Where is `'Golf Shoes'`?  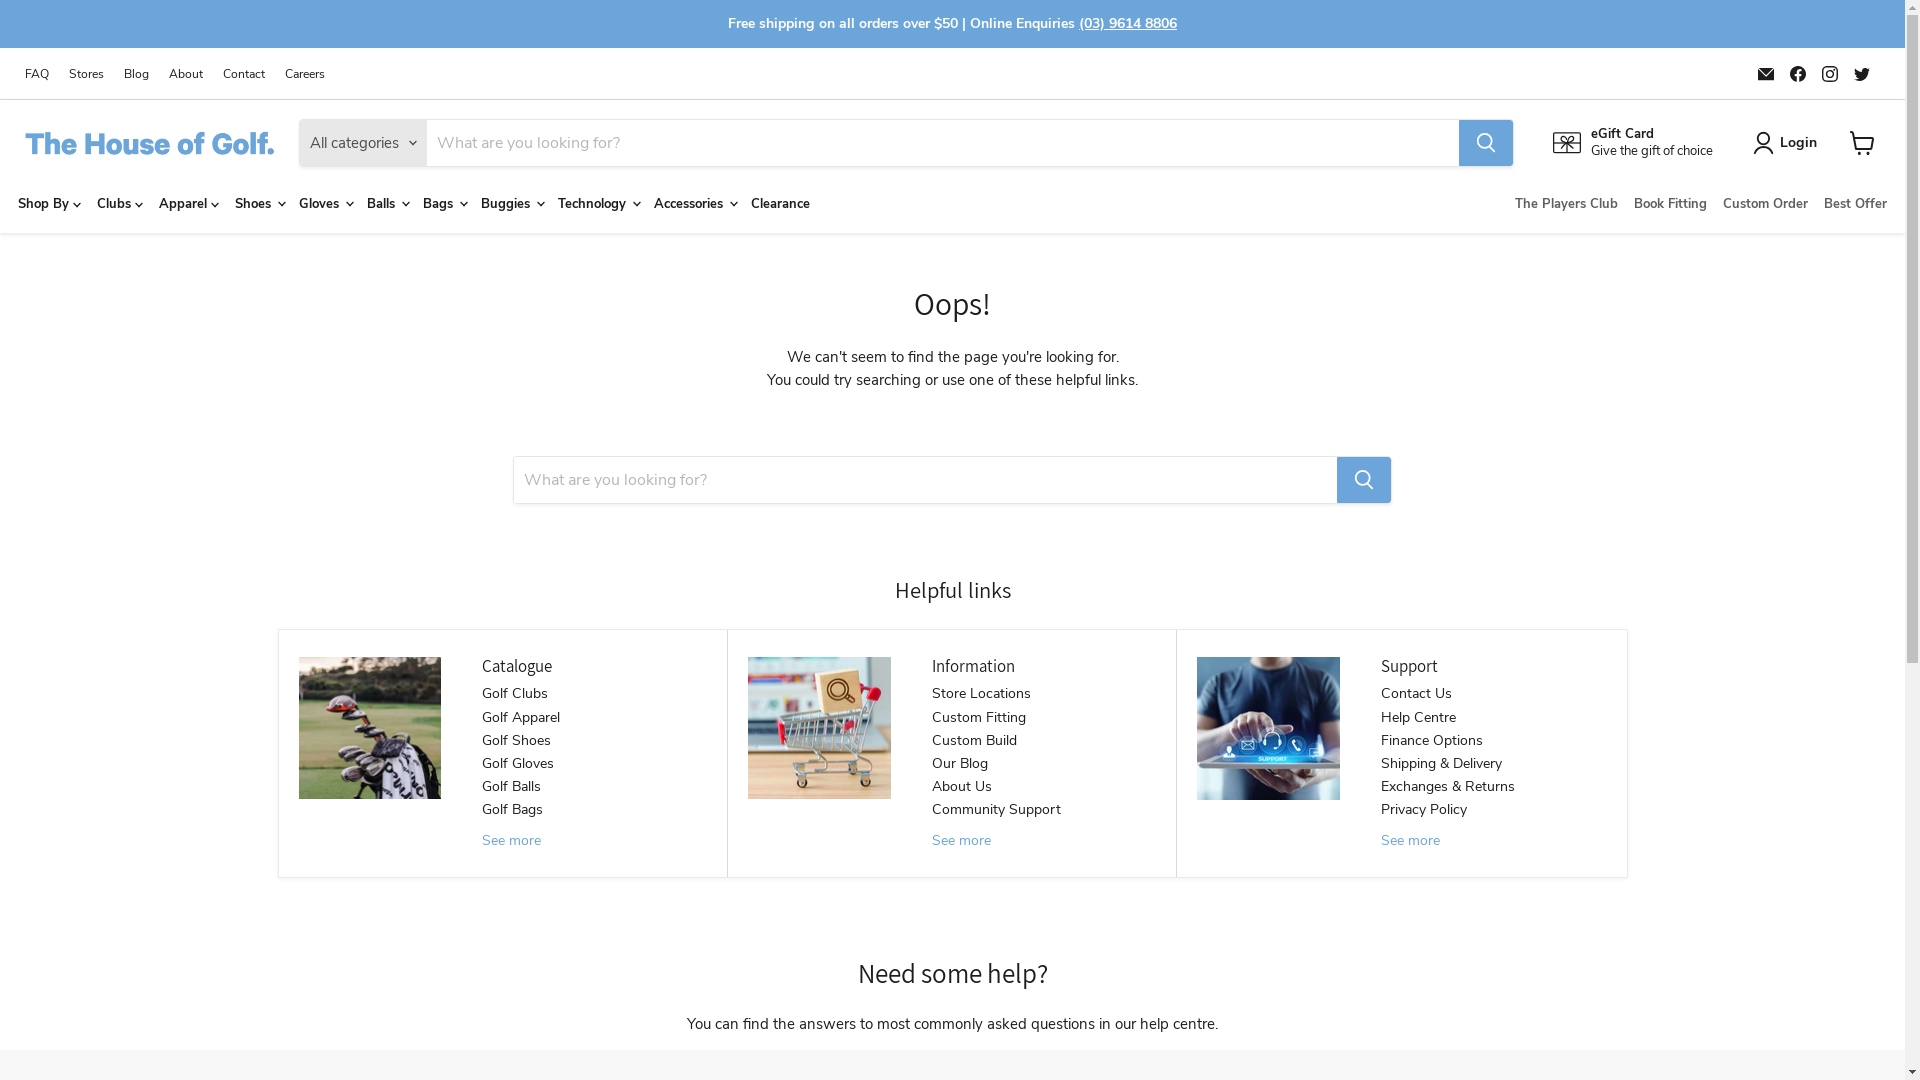
'Golf Shoes' is located at coordinates (516, 740).